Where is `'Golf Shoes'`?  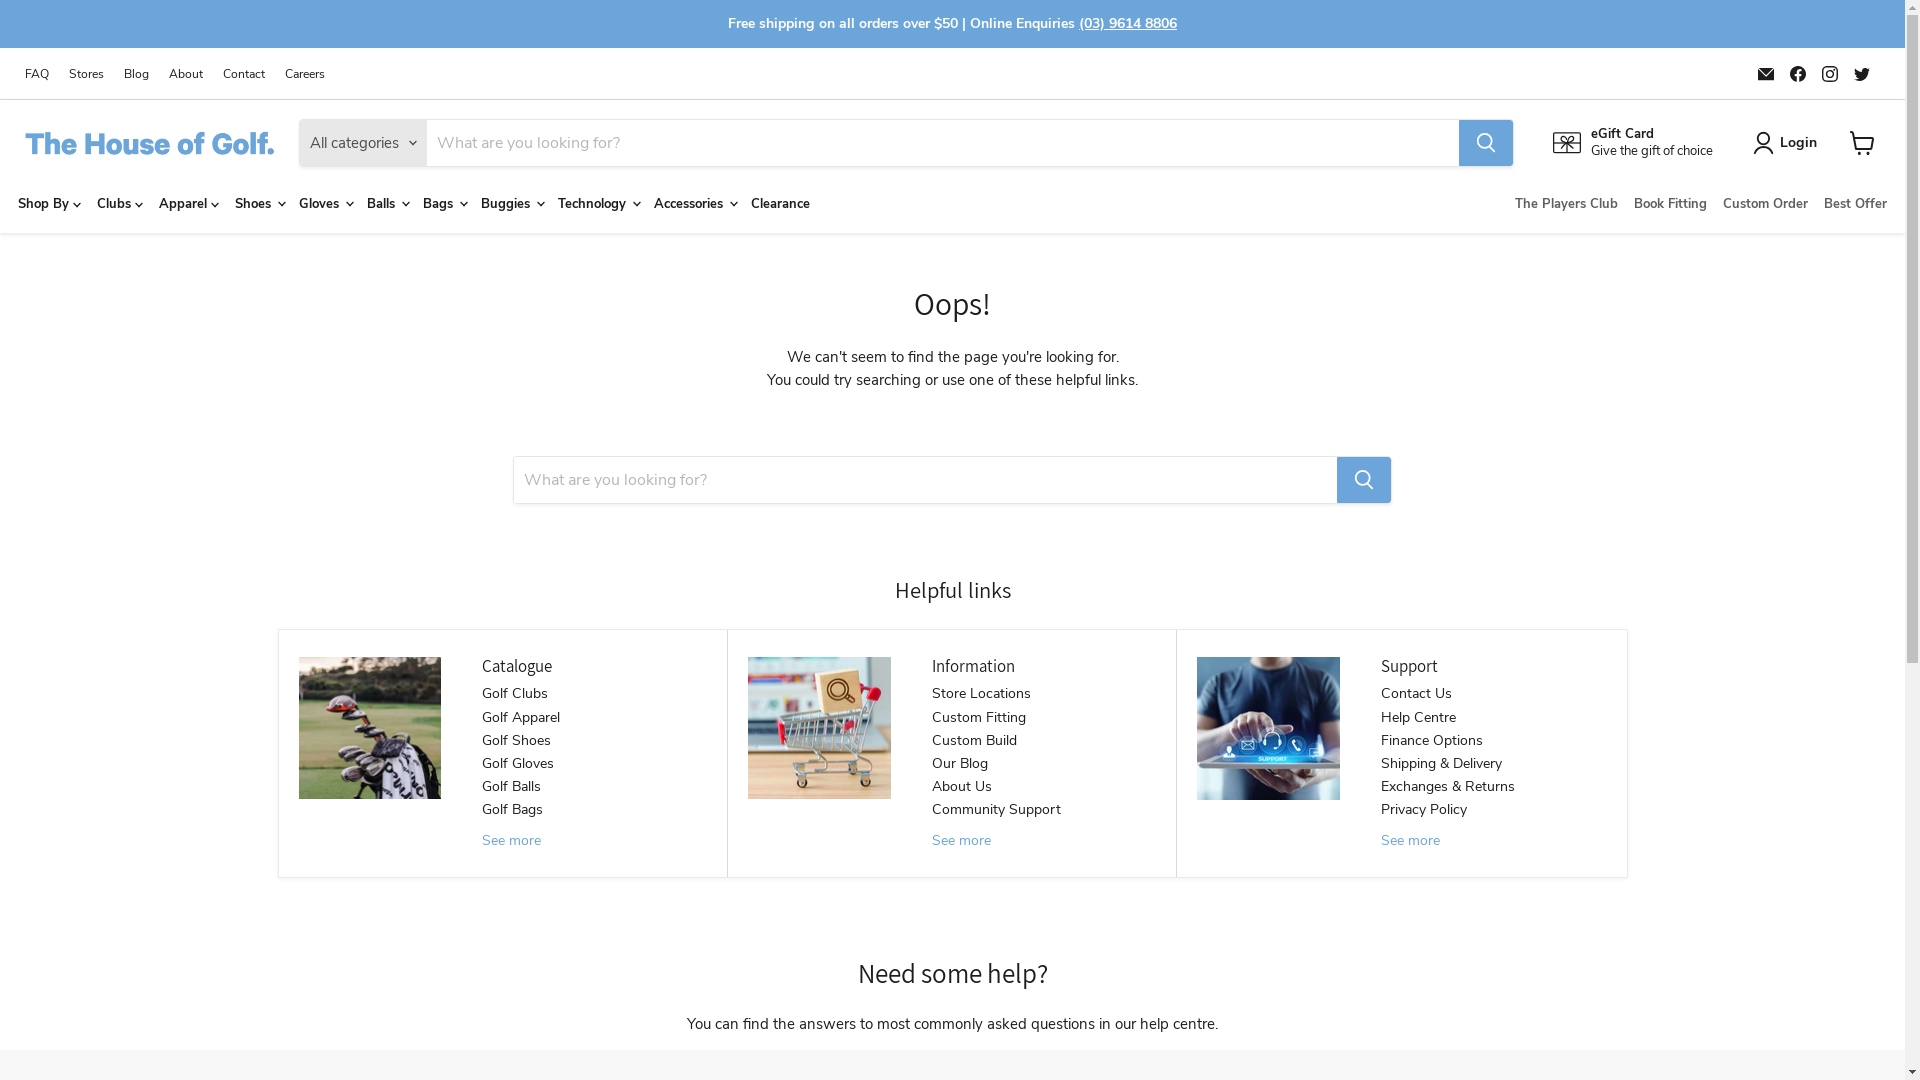
'Golf Shoes' is located at coordinates (516, 740).